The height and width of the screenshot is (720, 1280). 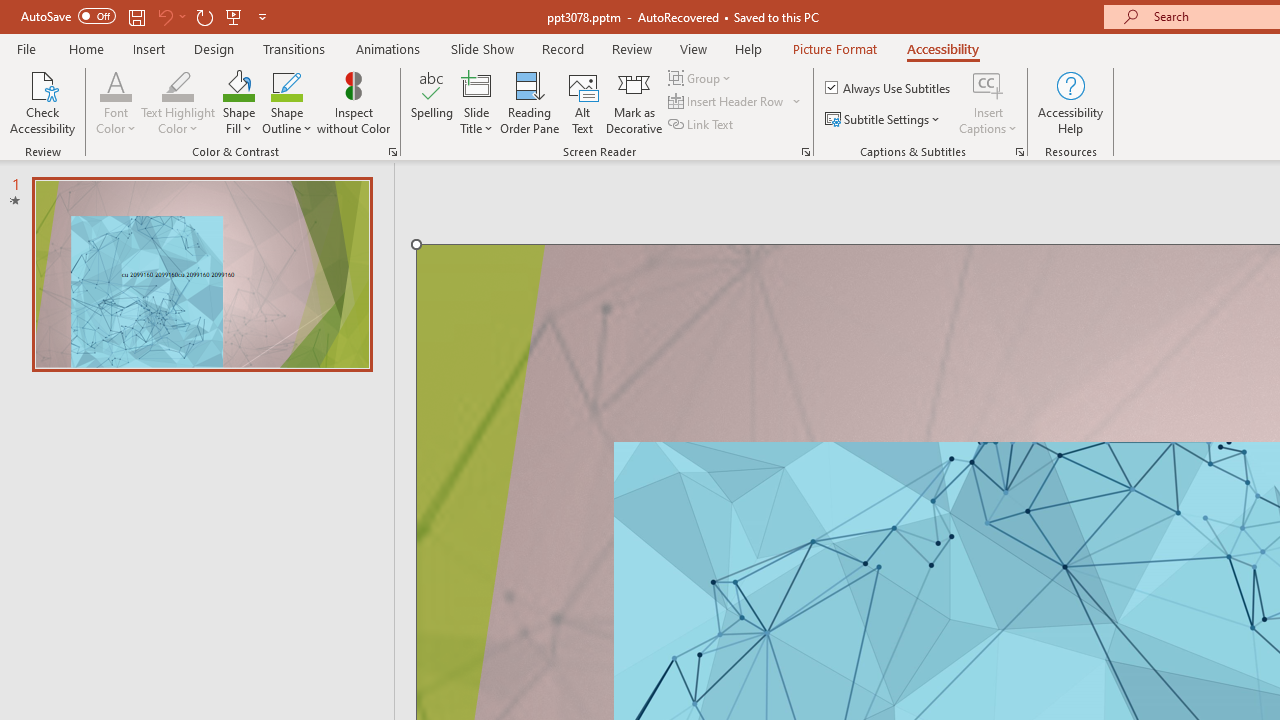 I want to click on 'Reading Order Pane', so click(x=529, y=103).